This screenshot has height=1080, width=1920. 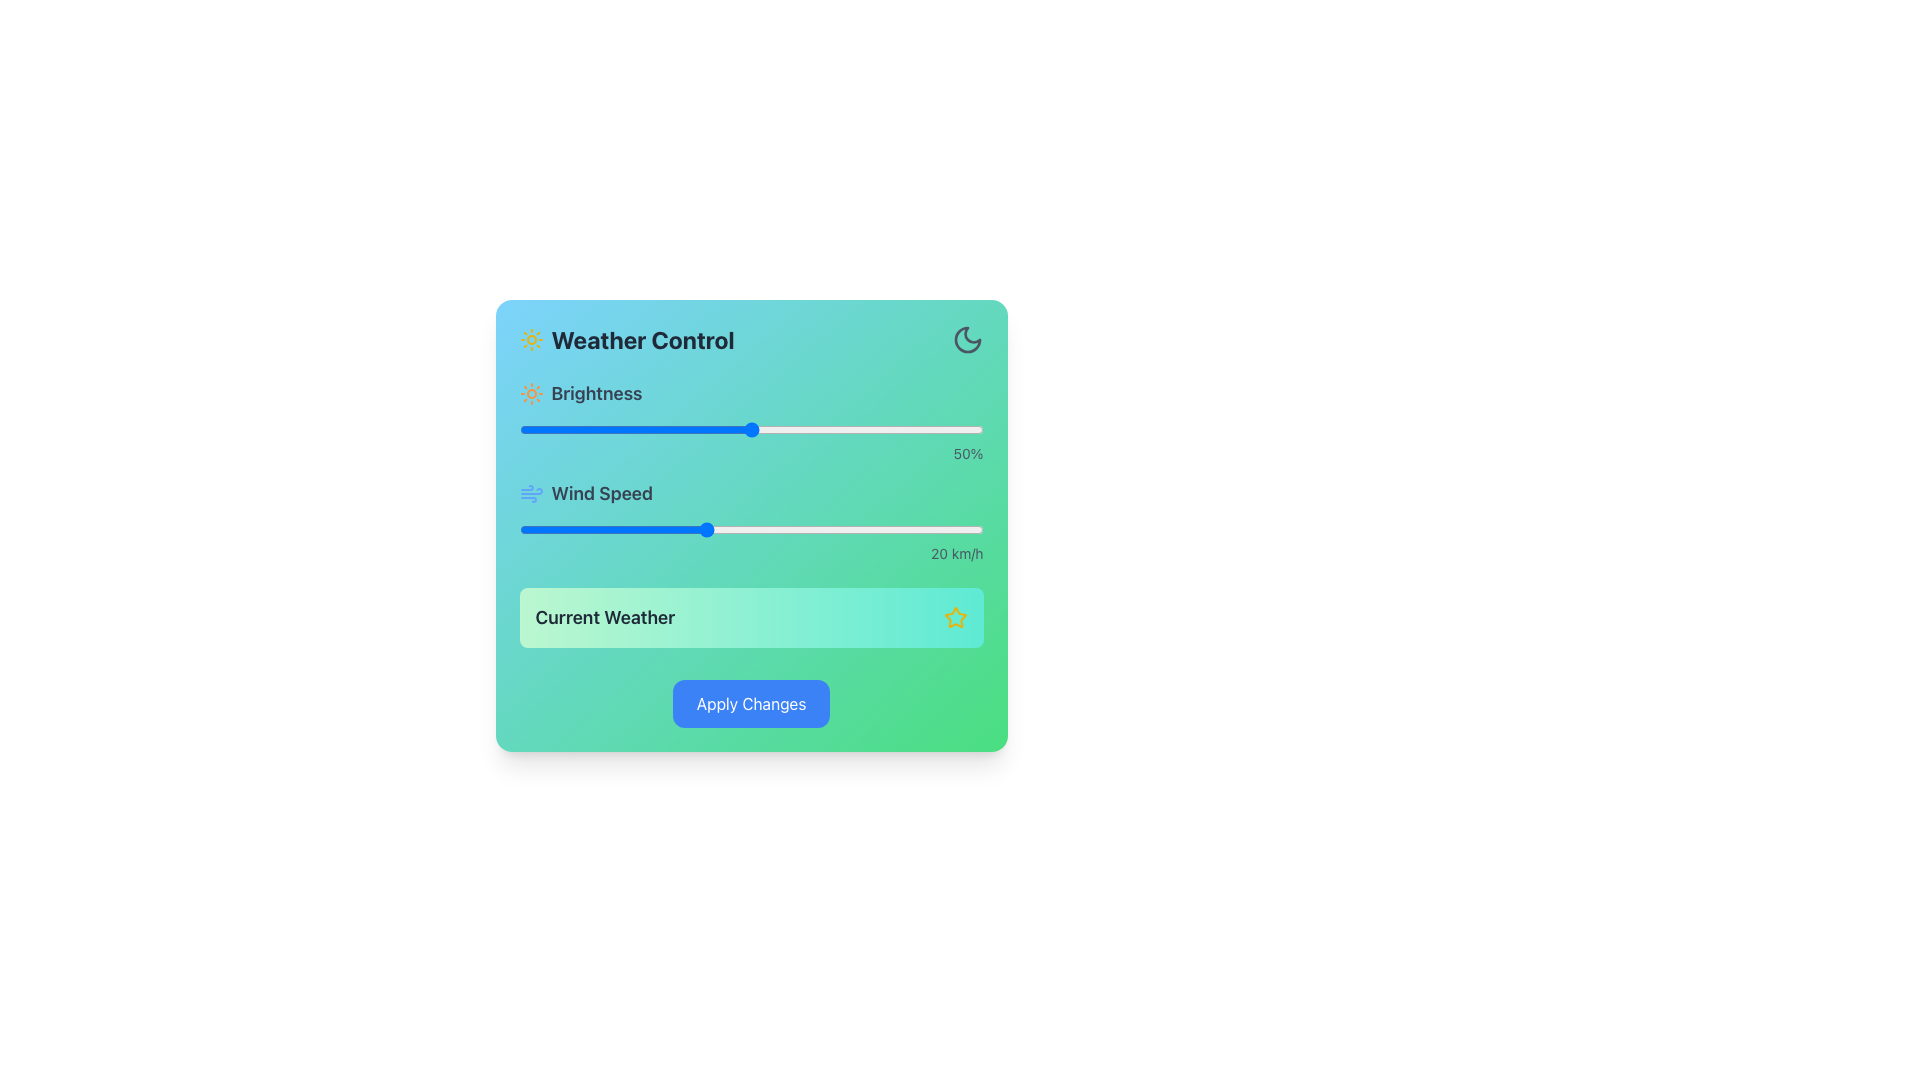 I want to click on wind speed, so click(x=835, y=528).